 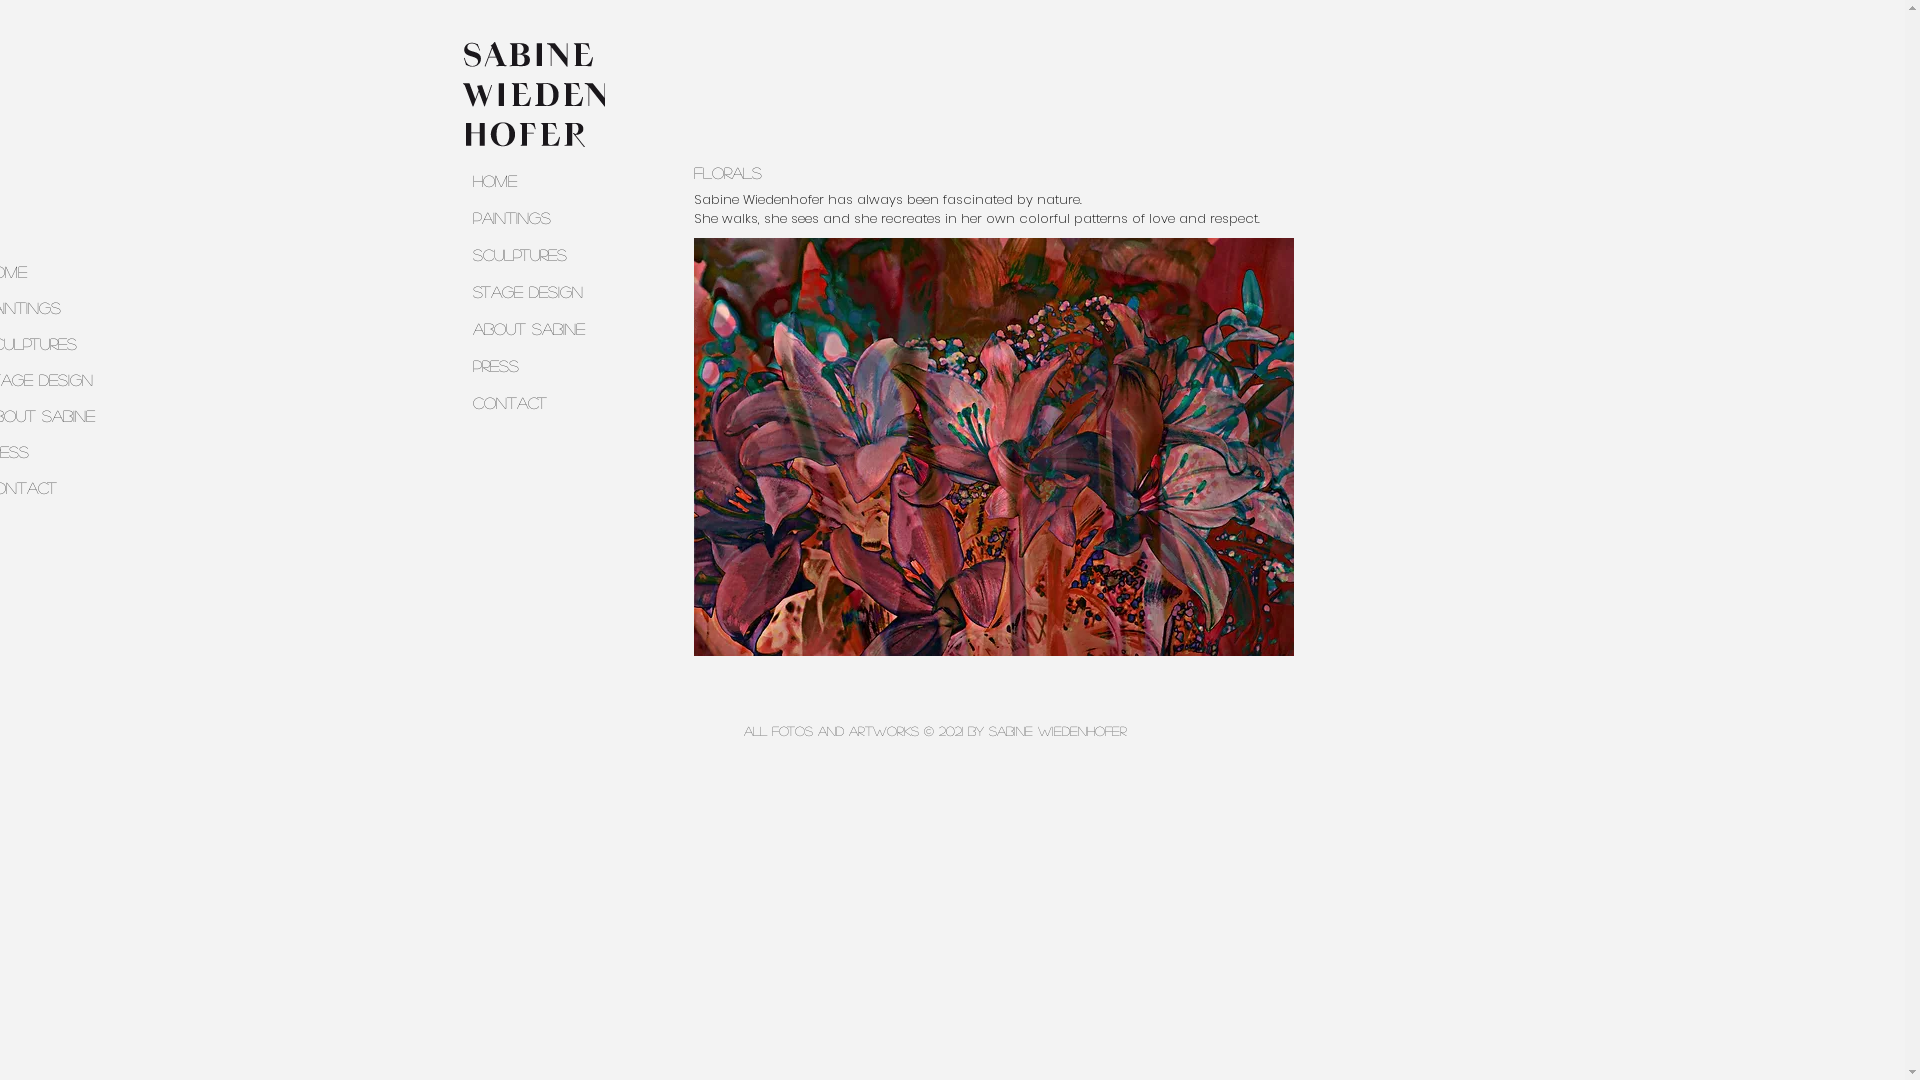 I want to click on 'Paintings', so click(x=460, y=217).